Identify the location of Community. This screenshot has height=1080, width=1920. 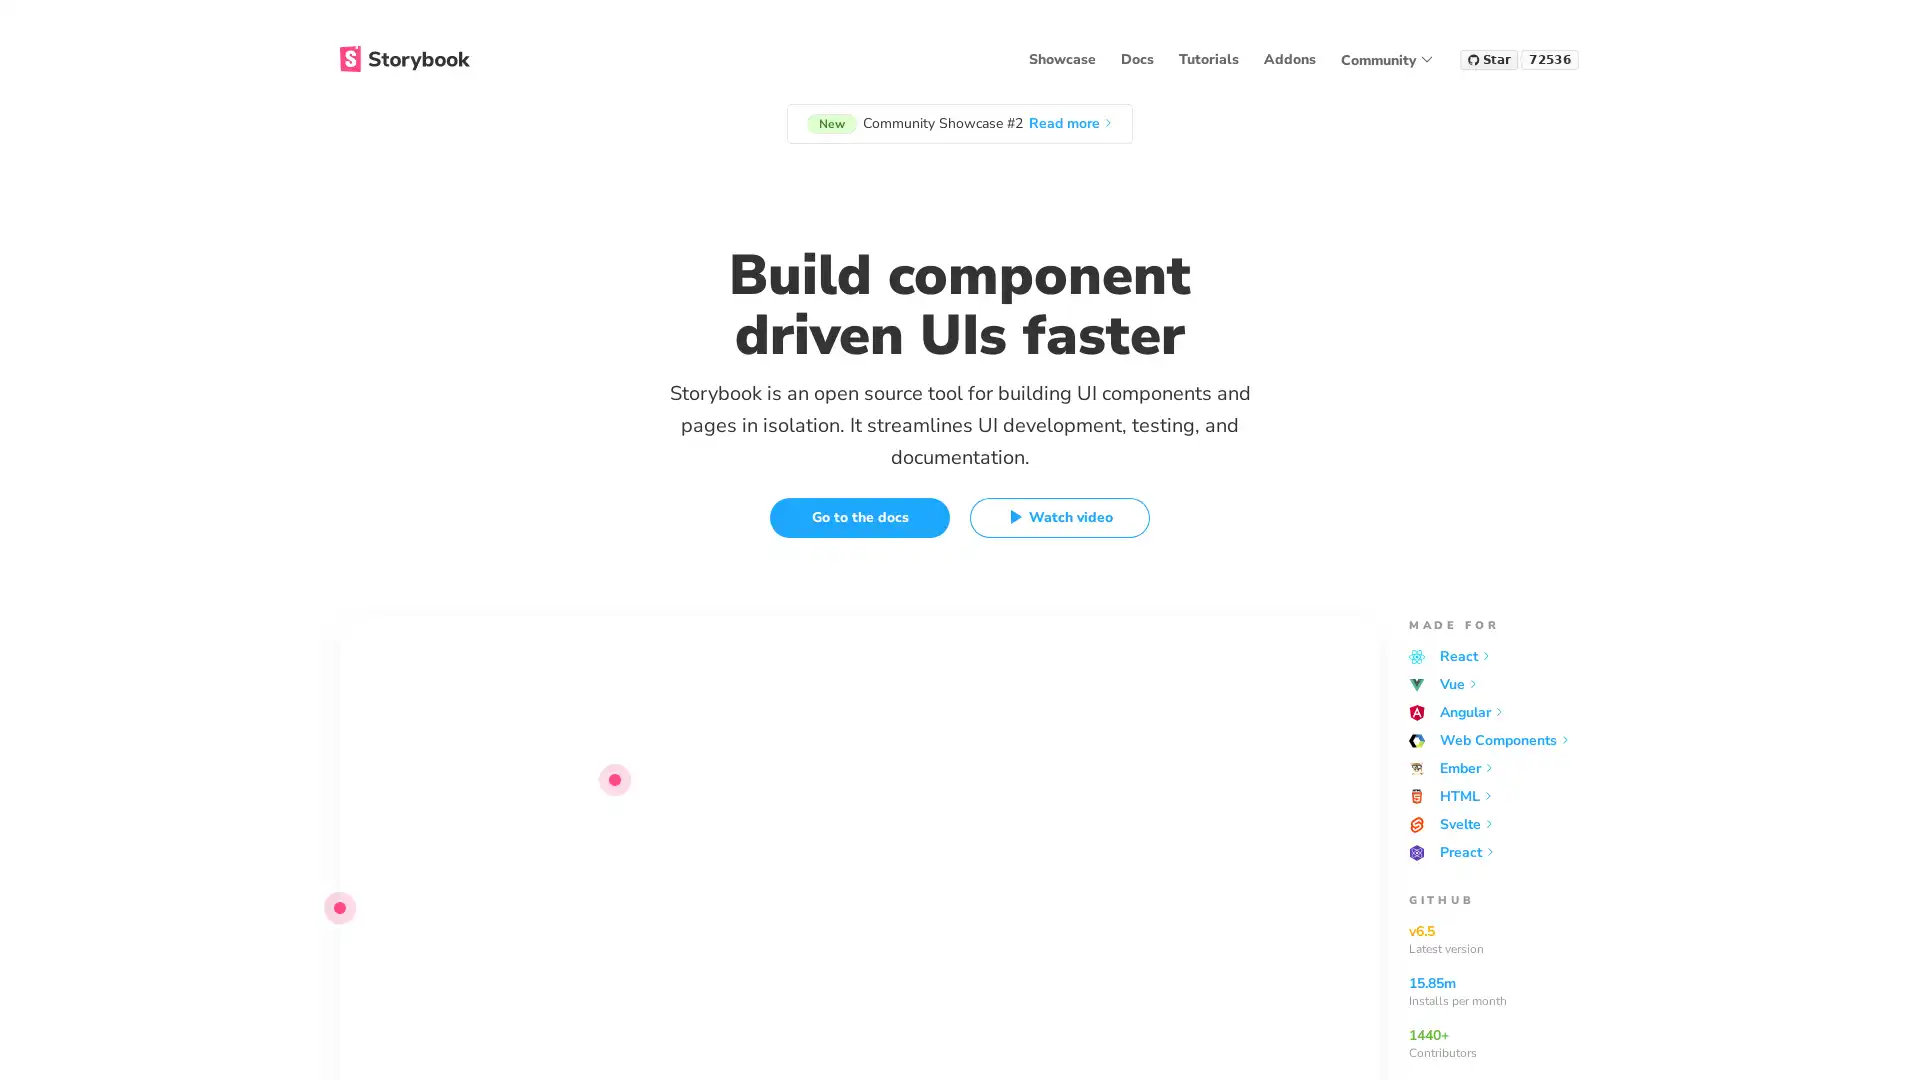
(1386, 58).